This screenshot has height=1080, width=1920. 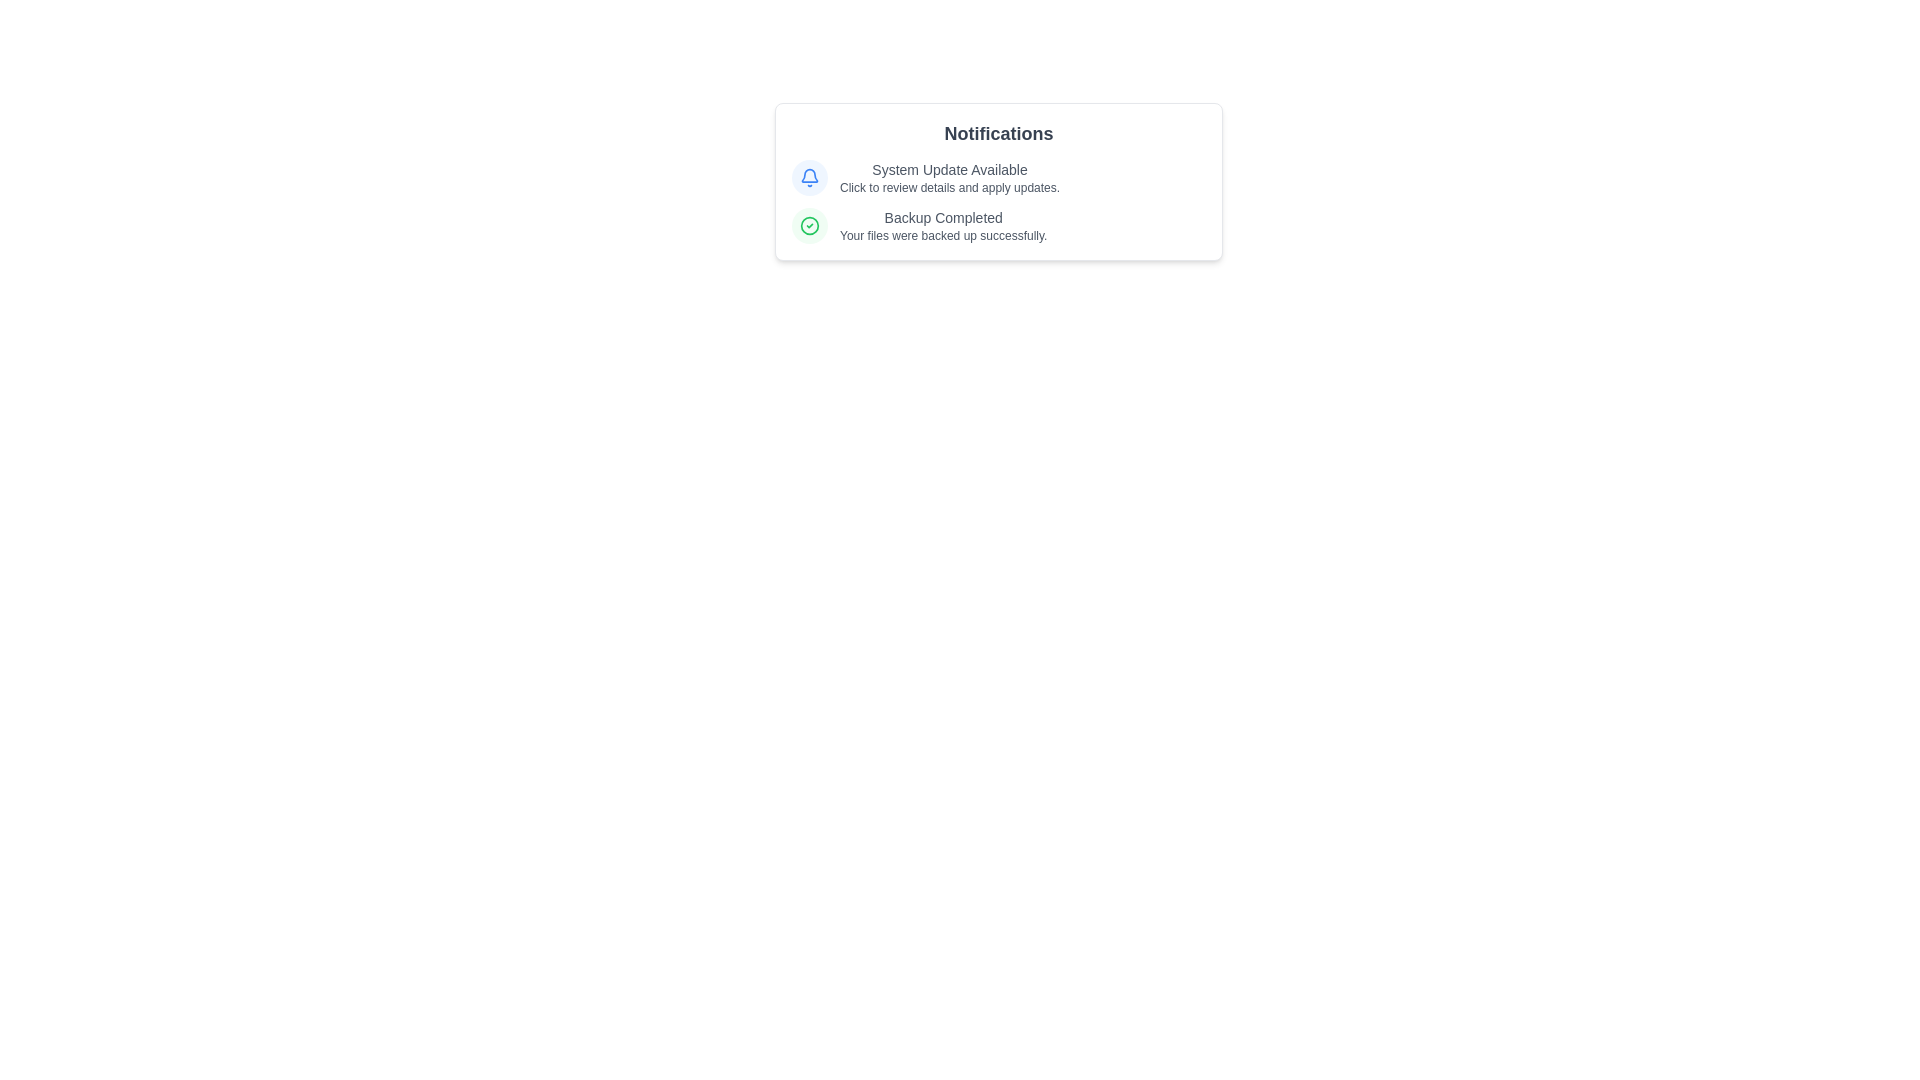 What do you see at coordinates (998, 176) in the screenshot?
I see `the Notification card displaying 'System Update Available' which includes a blue bell icon and is the first notification in the list` at bounding box center [998, 176].